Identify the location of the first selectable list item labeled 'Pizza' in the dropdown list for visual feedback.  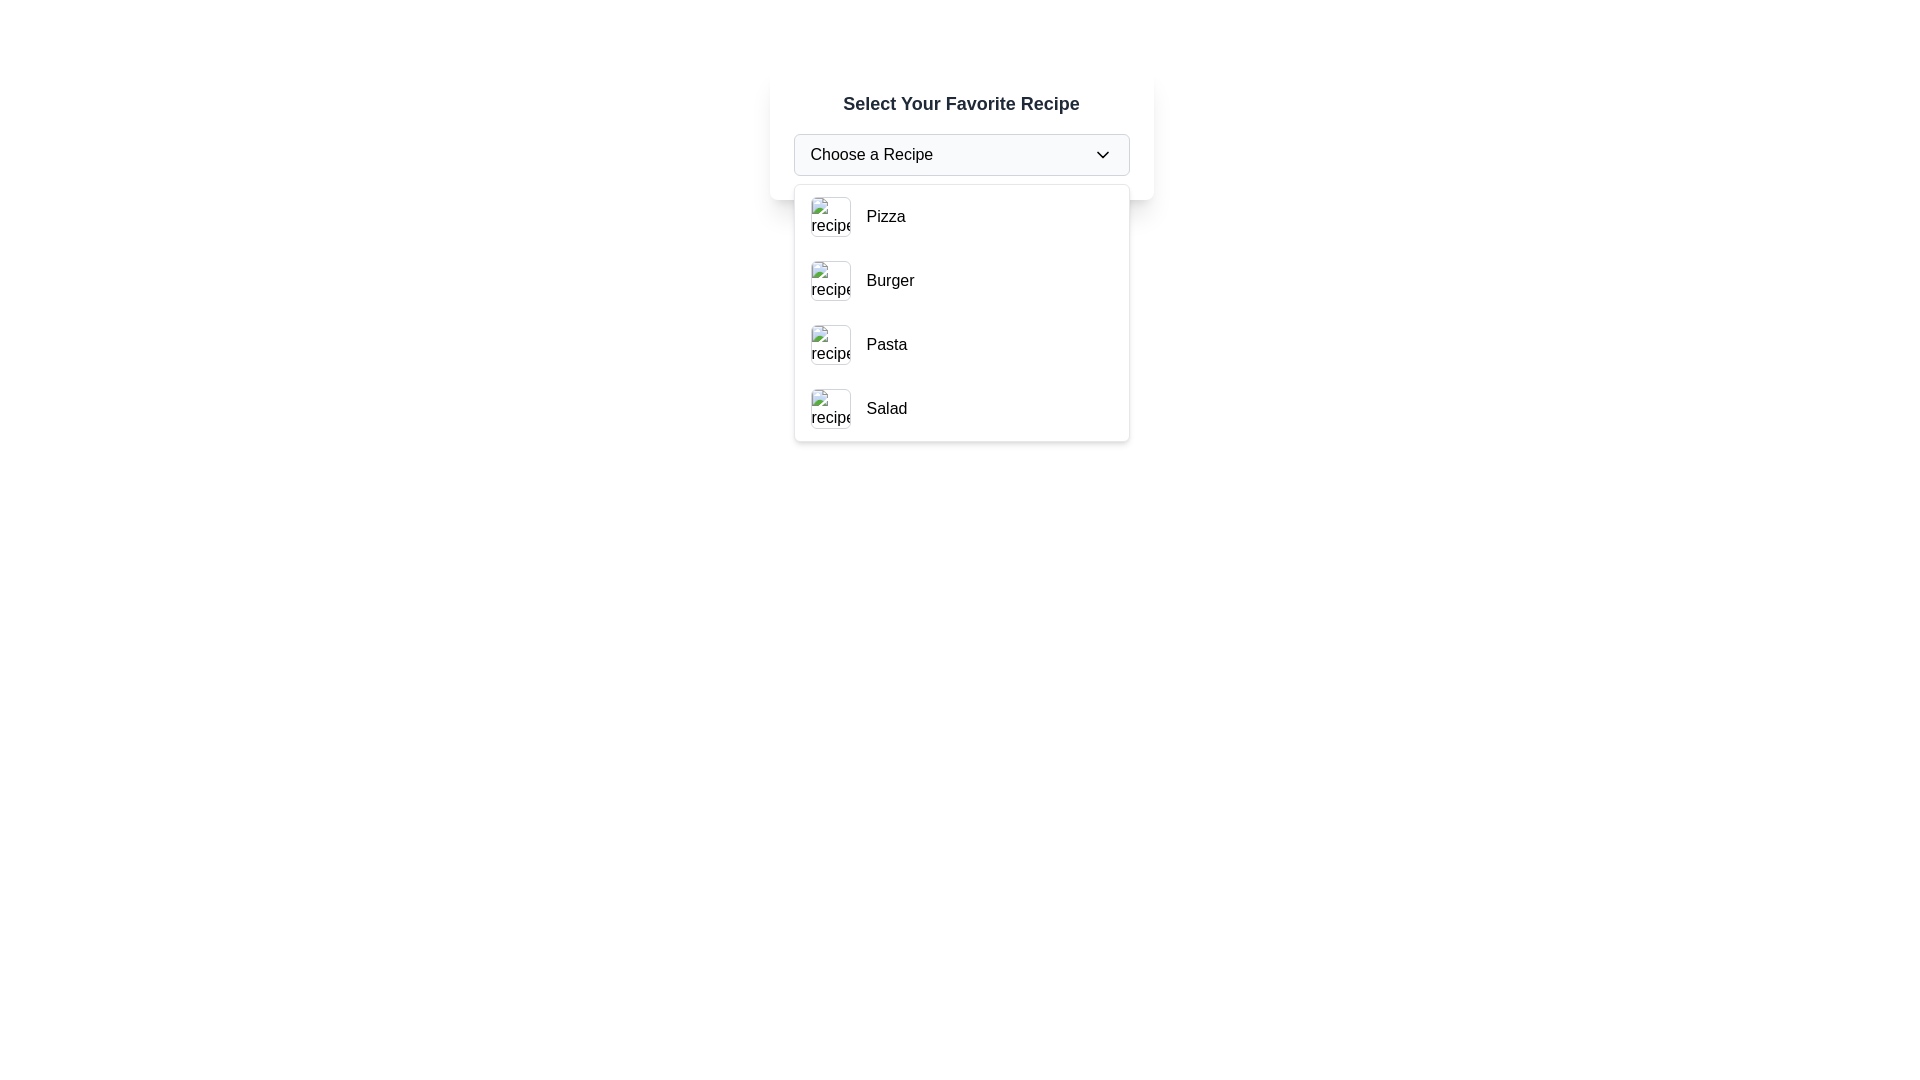
(961, 216).